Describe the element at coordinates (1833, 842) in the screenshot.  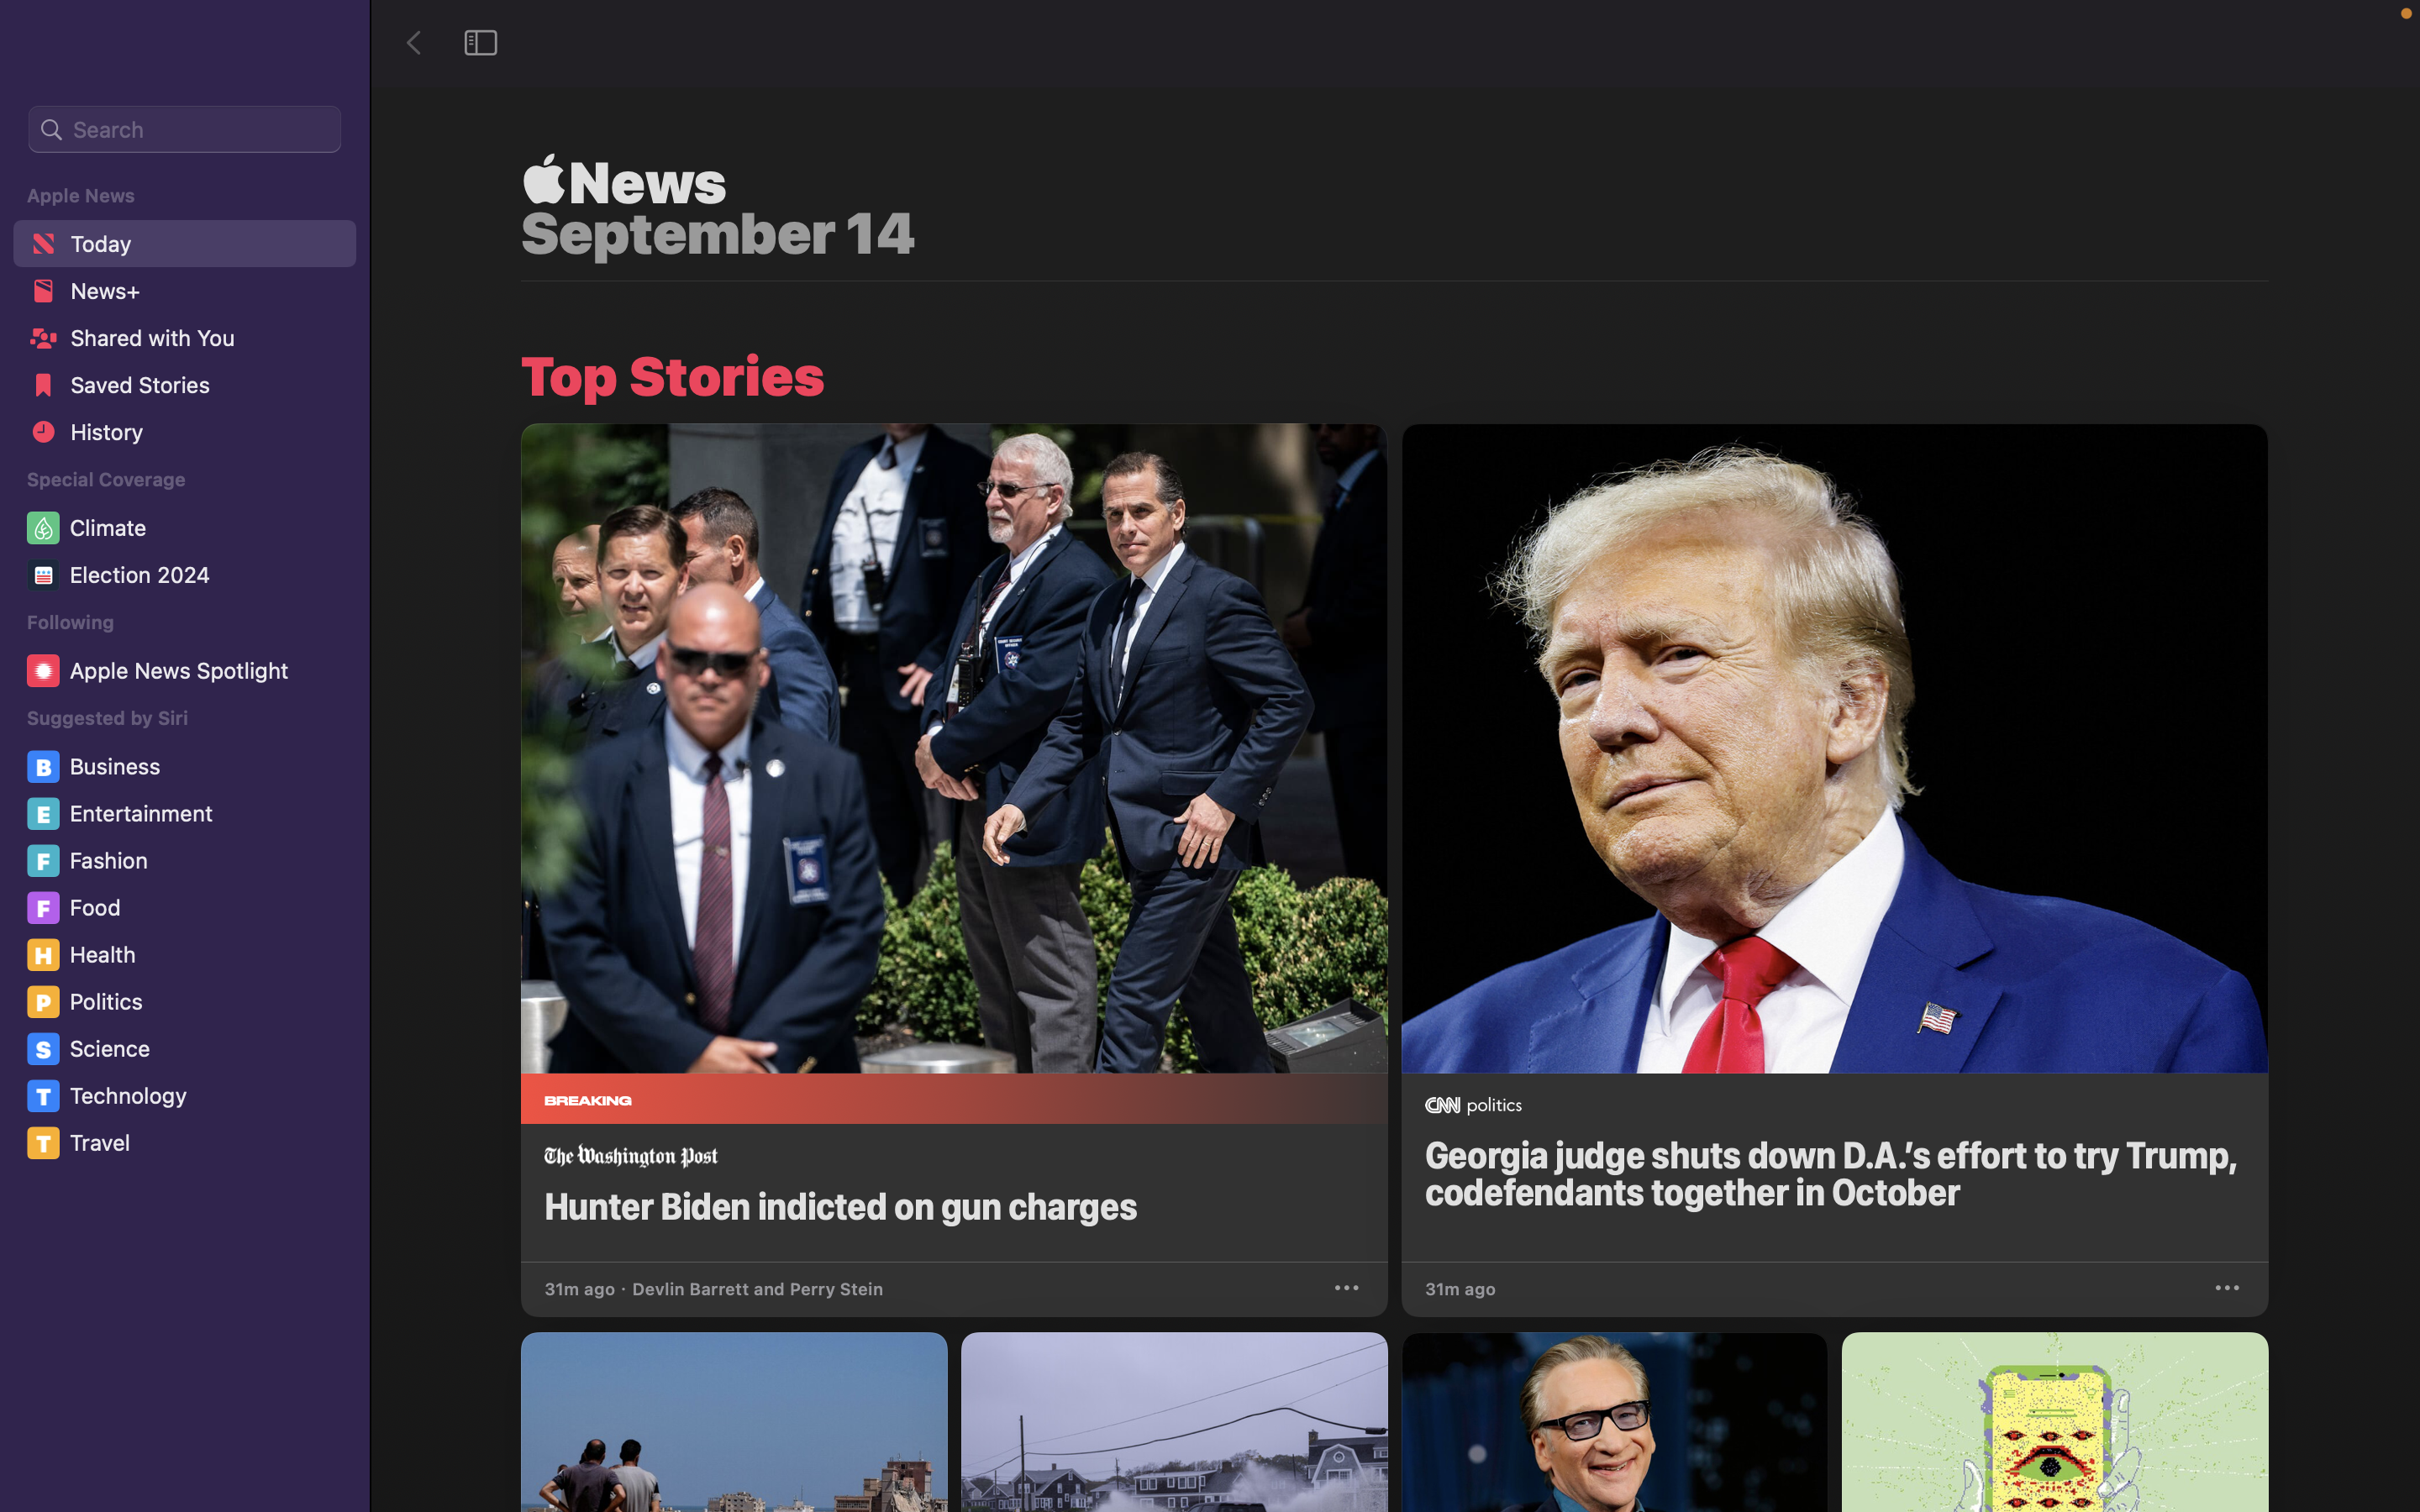
I see `the second news piece about a judge from Georgia` at that location.